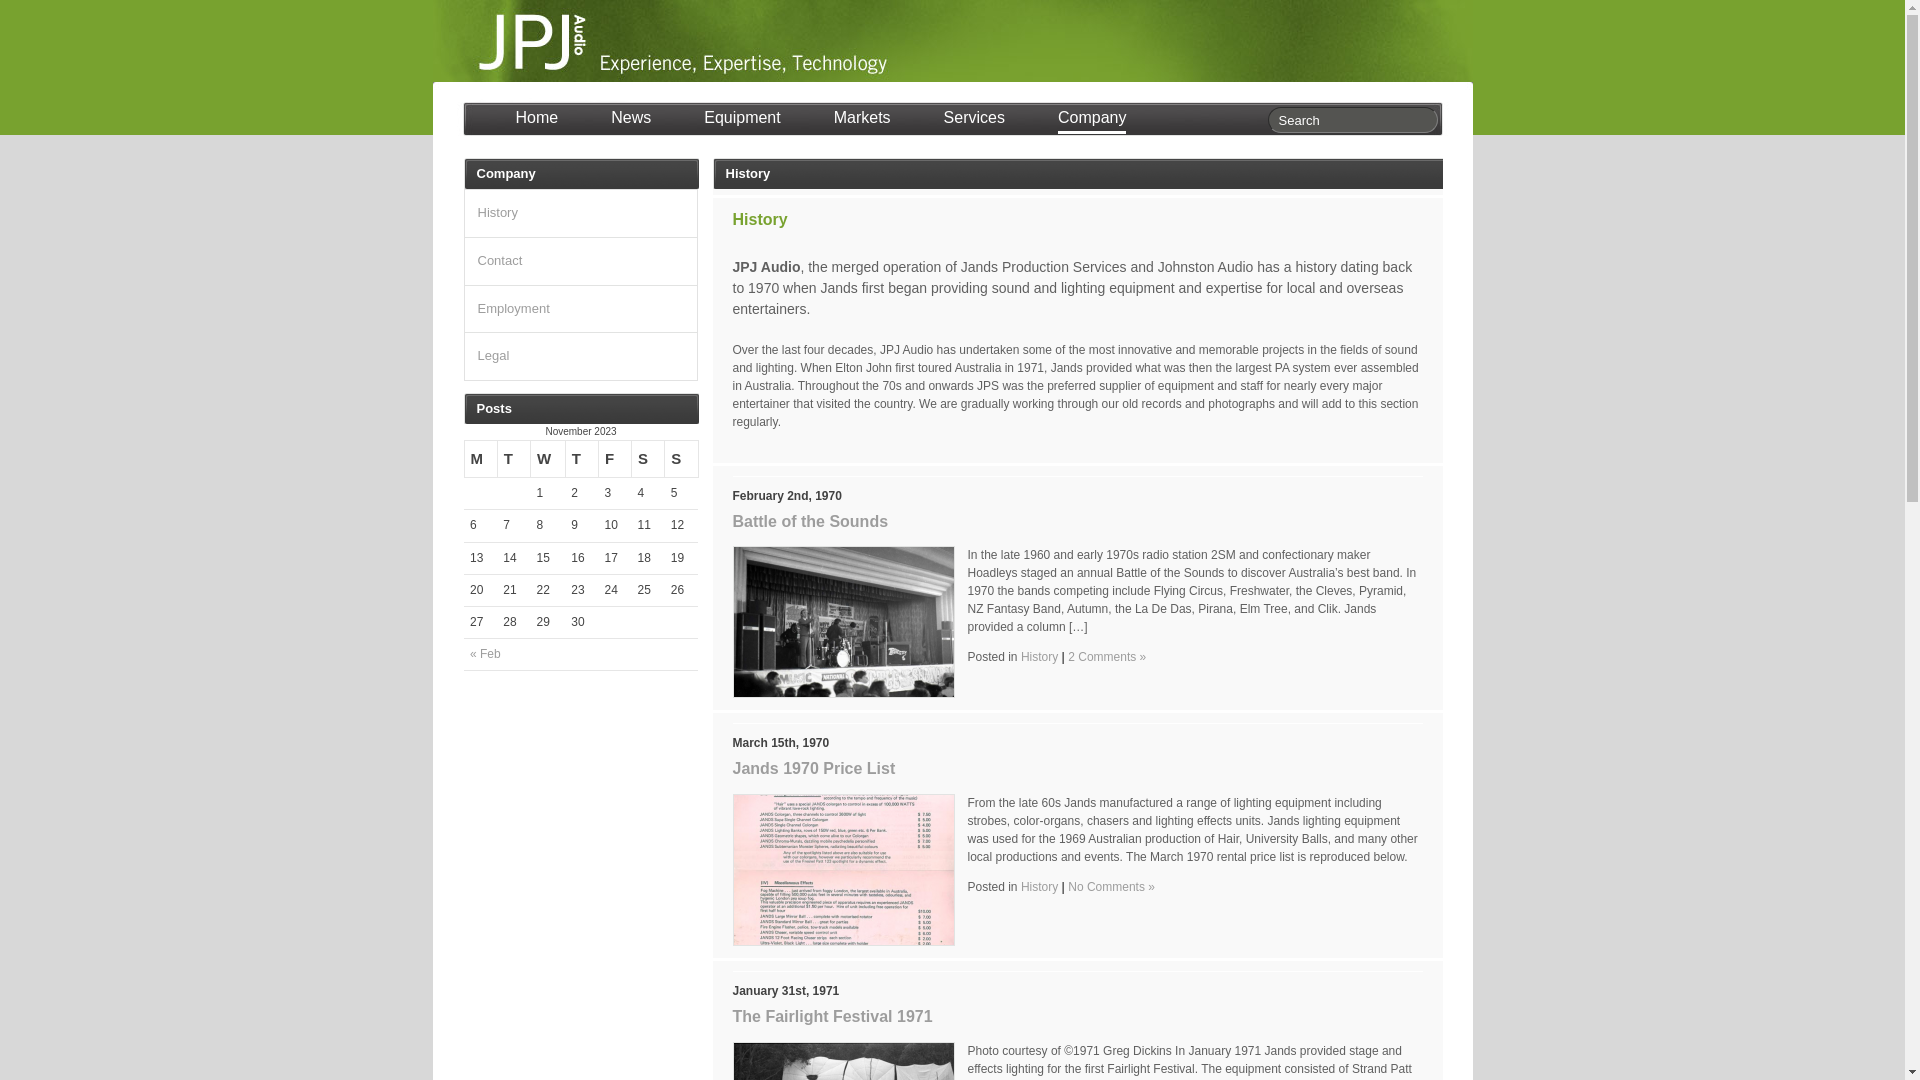  I want to click on 'Contact', so click(500, 259).